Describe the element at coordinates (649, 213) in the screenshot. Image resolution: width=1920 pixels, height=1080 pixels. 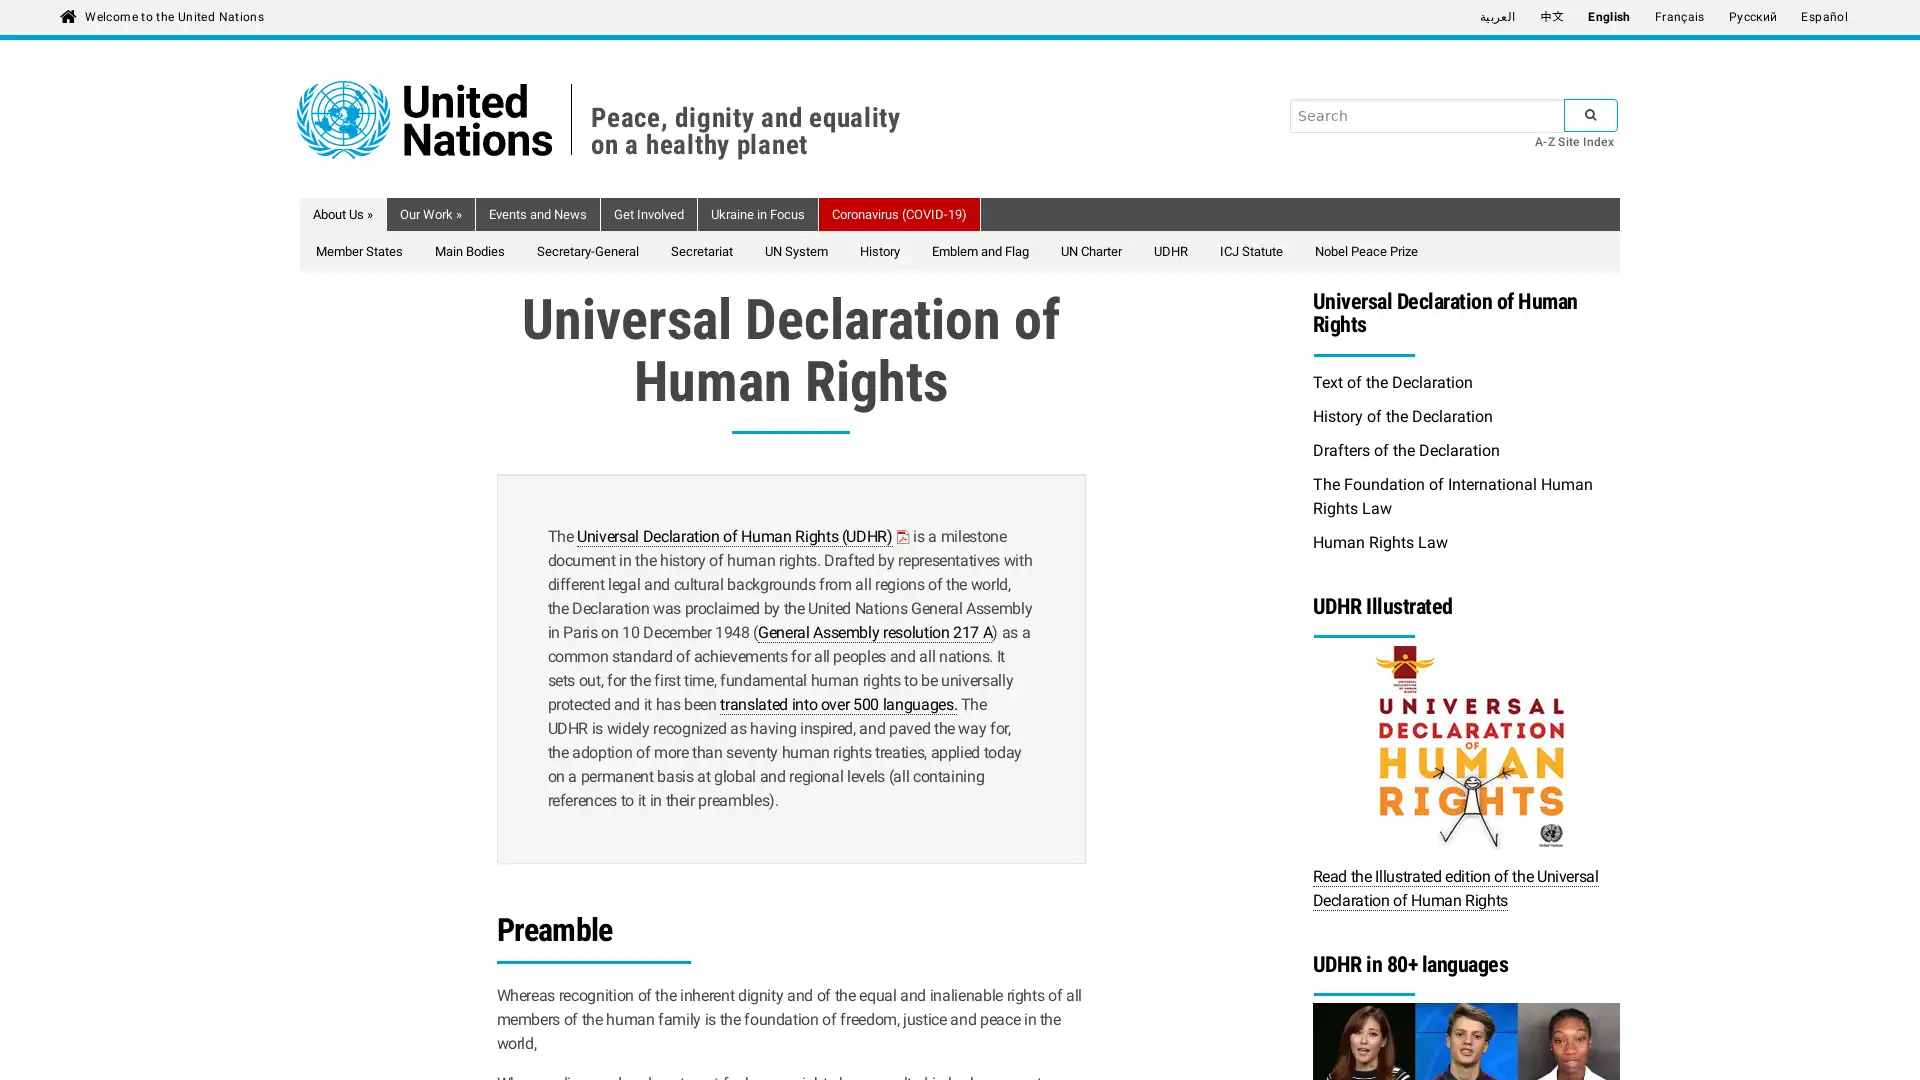
I see `Get Involved` at that location.